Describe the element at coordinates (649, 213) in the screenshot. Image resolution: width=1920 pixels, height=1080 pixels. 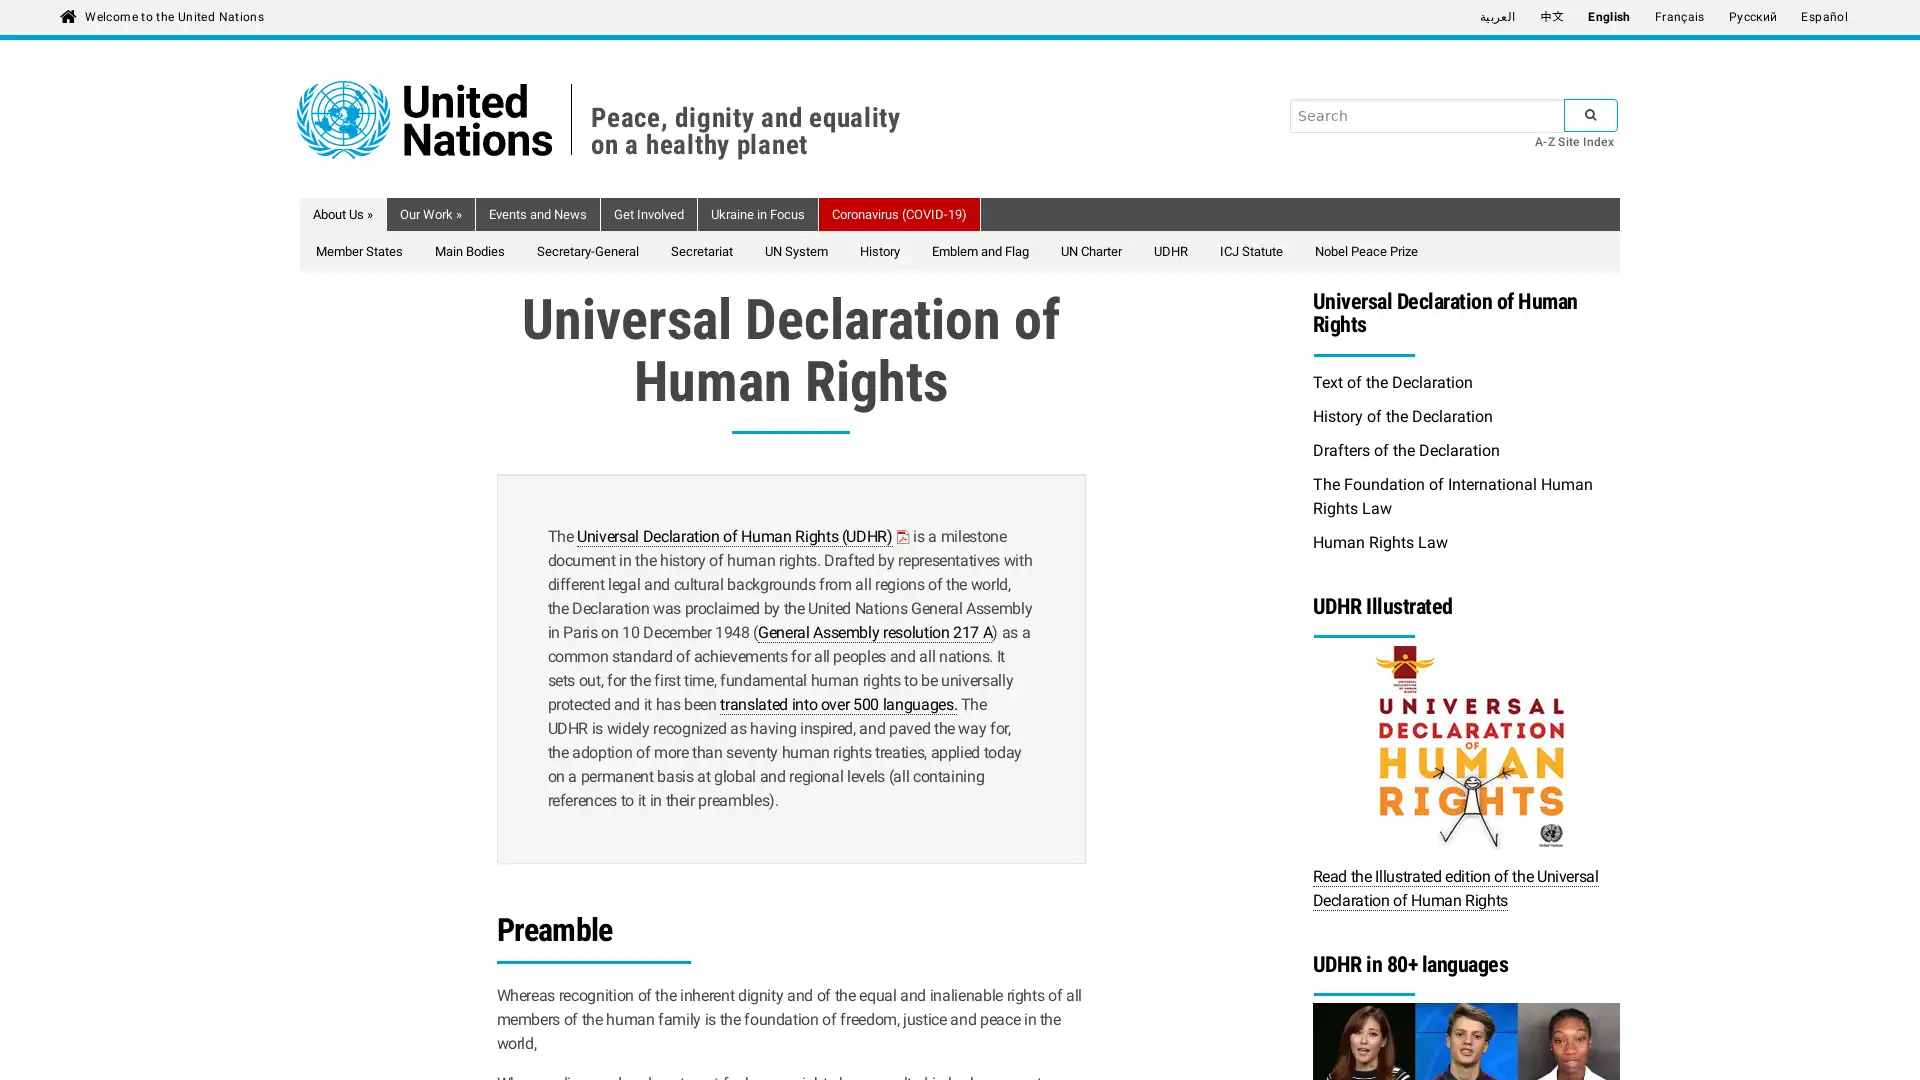
I see `Get Involved` at that location.